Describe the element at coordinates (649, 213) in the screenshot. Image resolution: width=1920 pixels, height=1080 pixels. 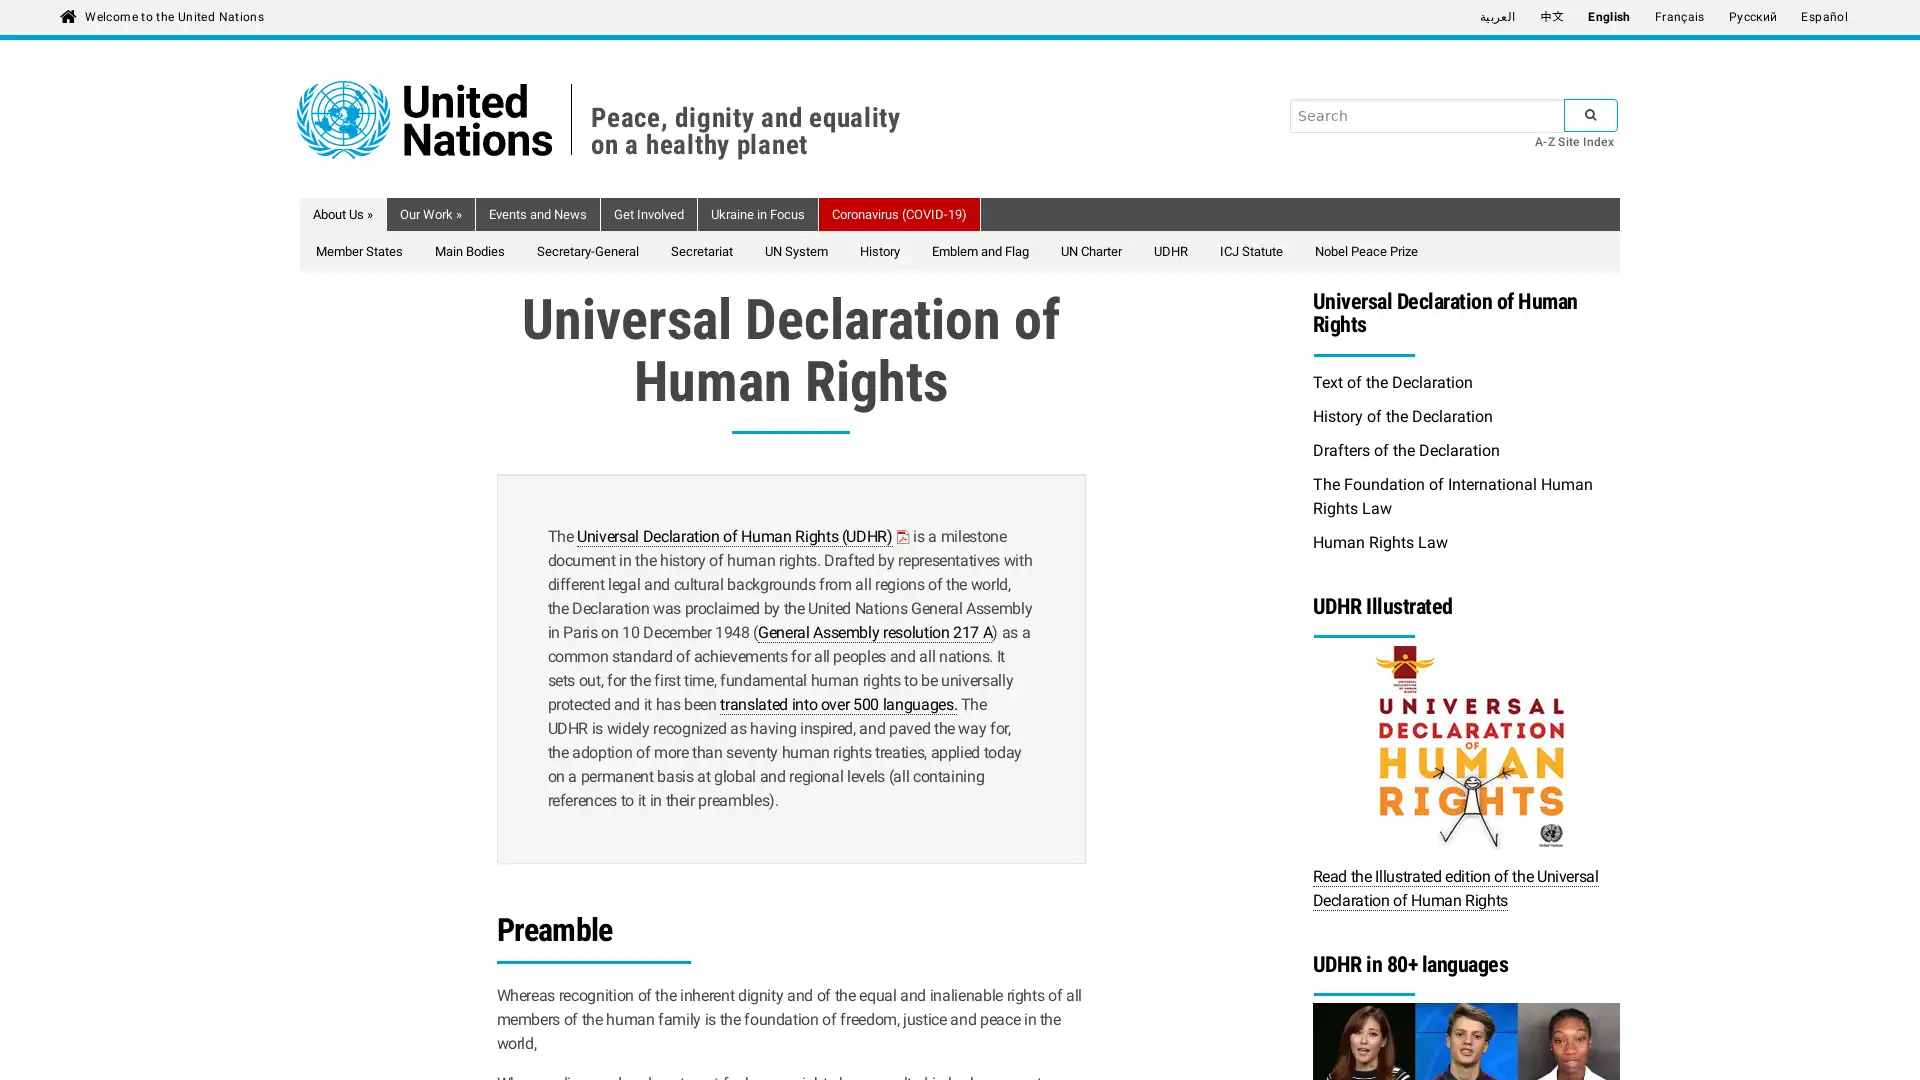
I see `Get Involved` at that location.